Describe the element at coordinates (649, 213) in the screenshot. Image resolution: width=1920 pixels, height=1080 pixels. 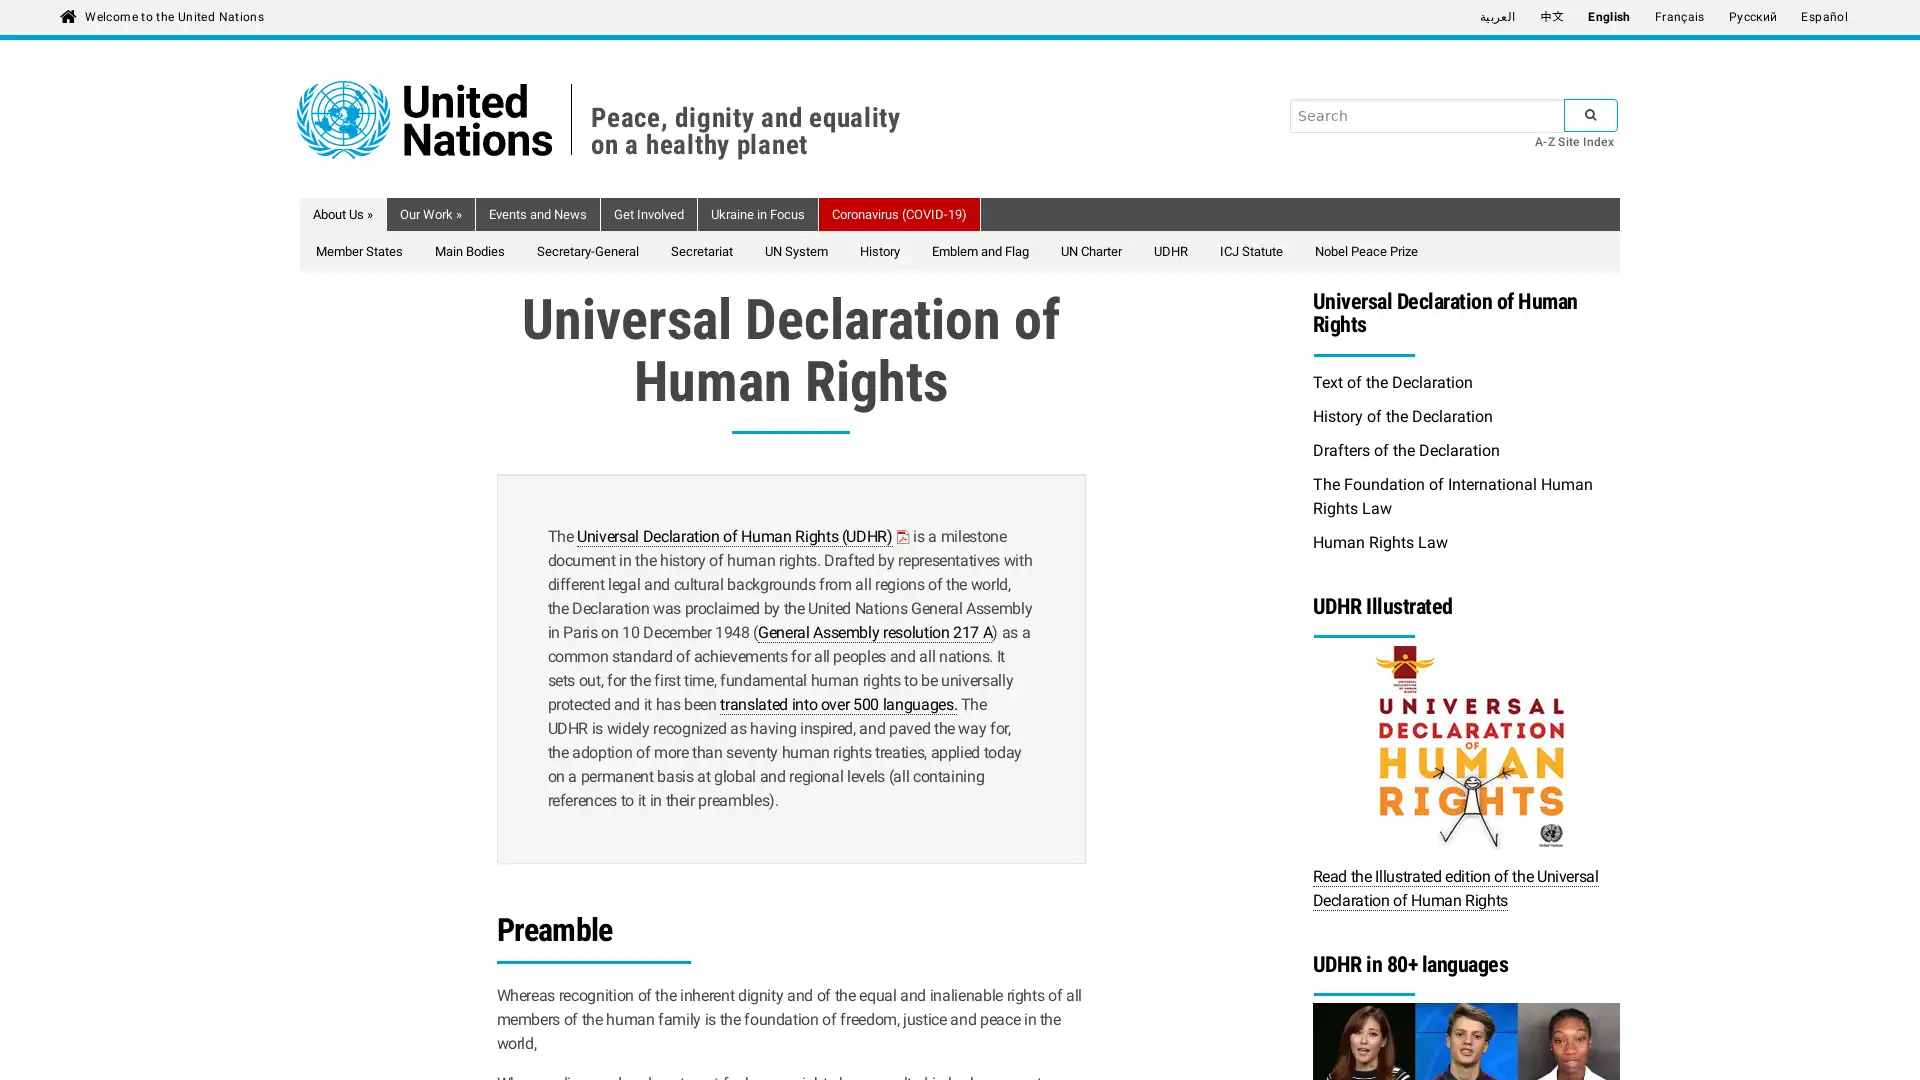
I see `Get Involved` at that location.